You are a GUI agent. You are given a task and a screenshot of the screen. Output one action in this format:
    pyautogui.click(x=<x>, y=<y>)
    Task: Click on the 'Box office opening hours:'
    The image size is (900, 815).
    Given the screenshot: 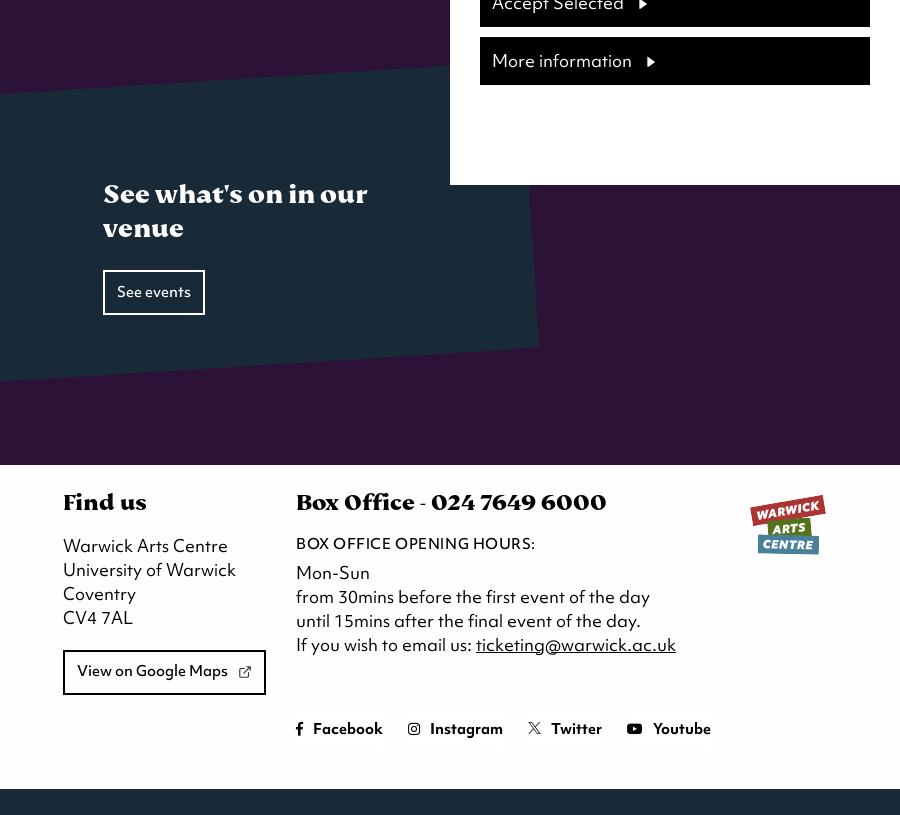 What is the action you would take?
    pyautogui.click(x=415, y=543)
    